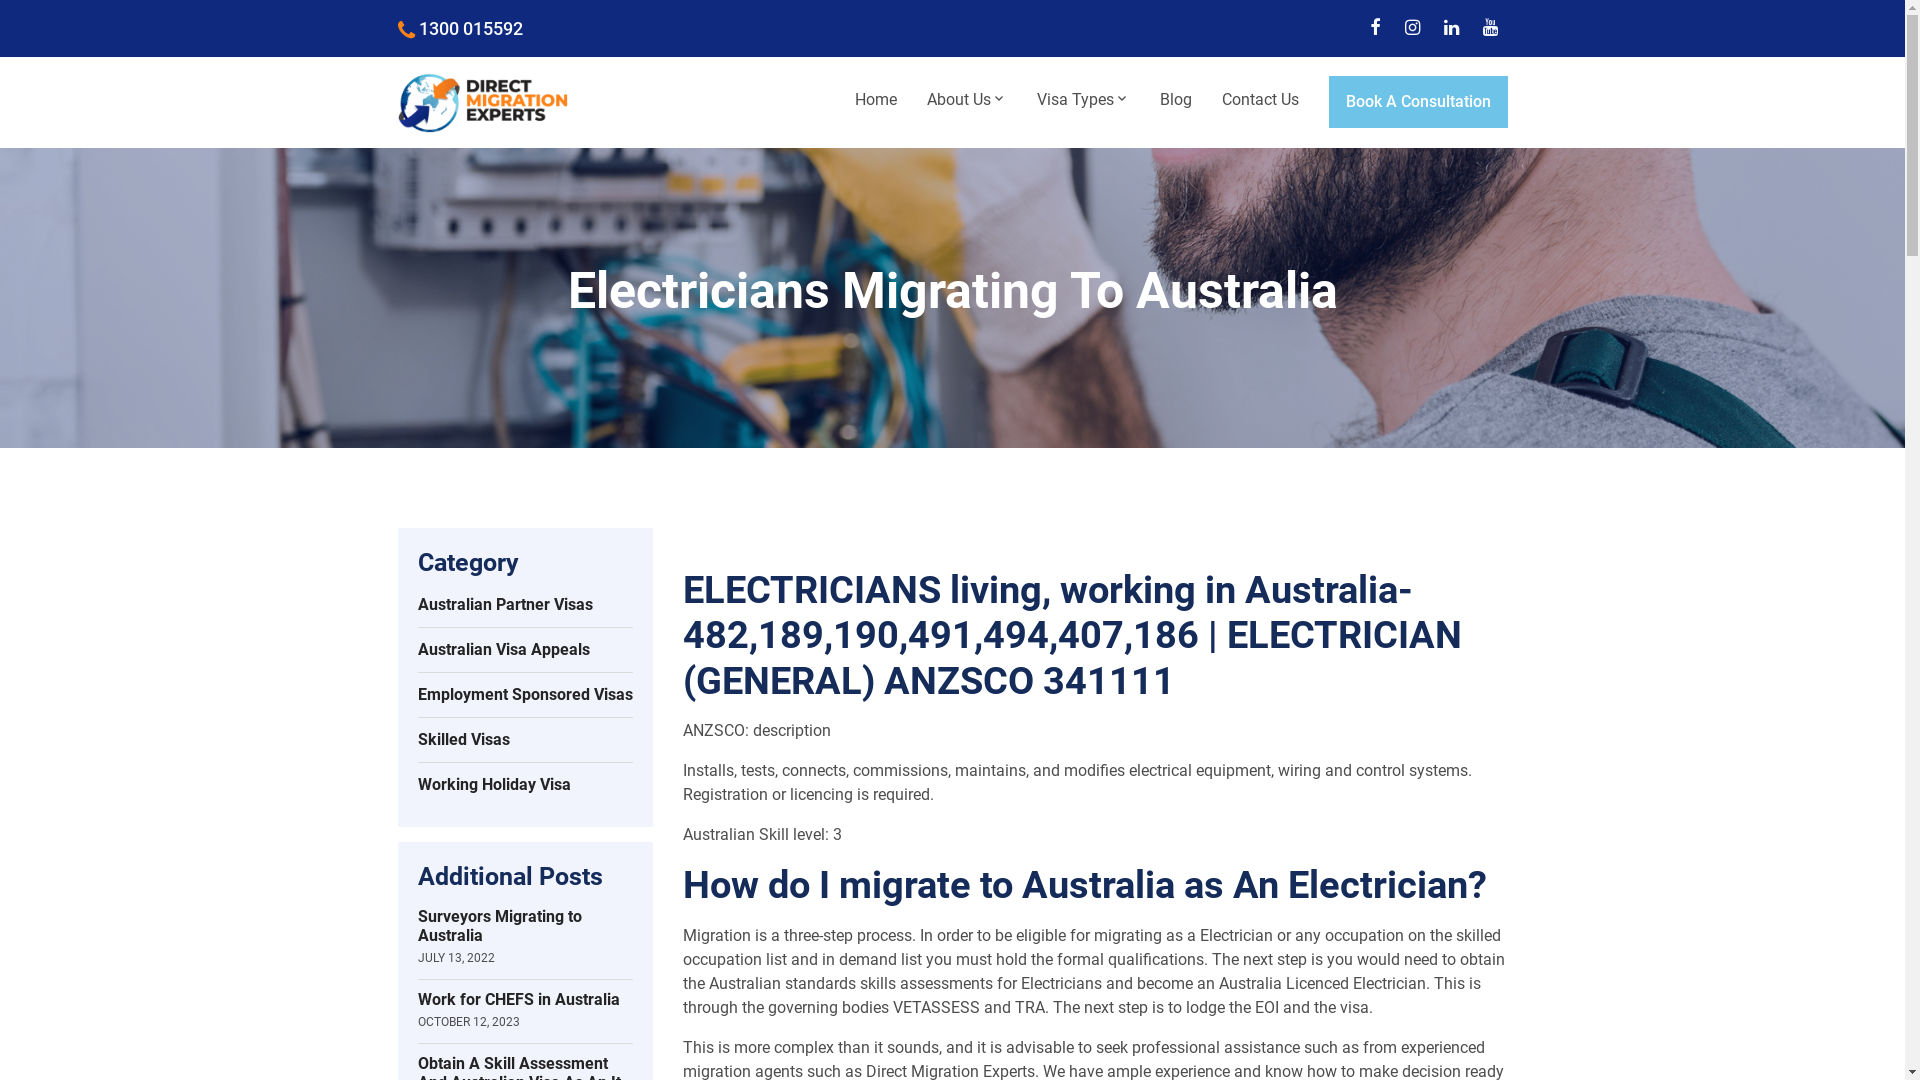  What do you see at coordinates (416, 740) in the screenshot?
I see `'Skilled Visas'` at bounding box center [416, 740].